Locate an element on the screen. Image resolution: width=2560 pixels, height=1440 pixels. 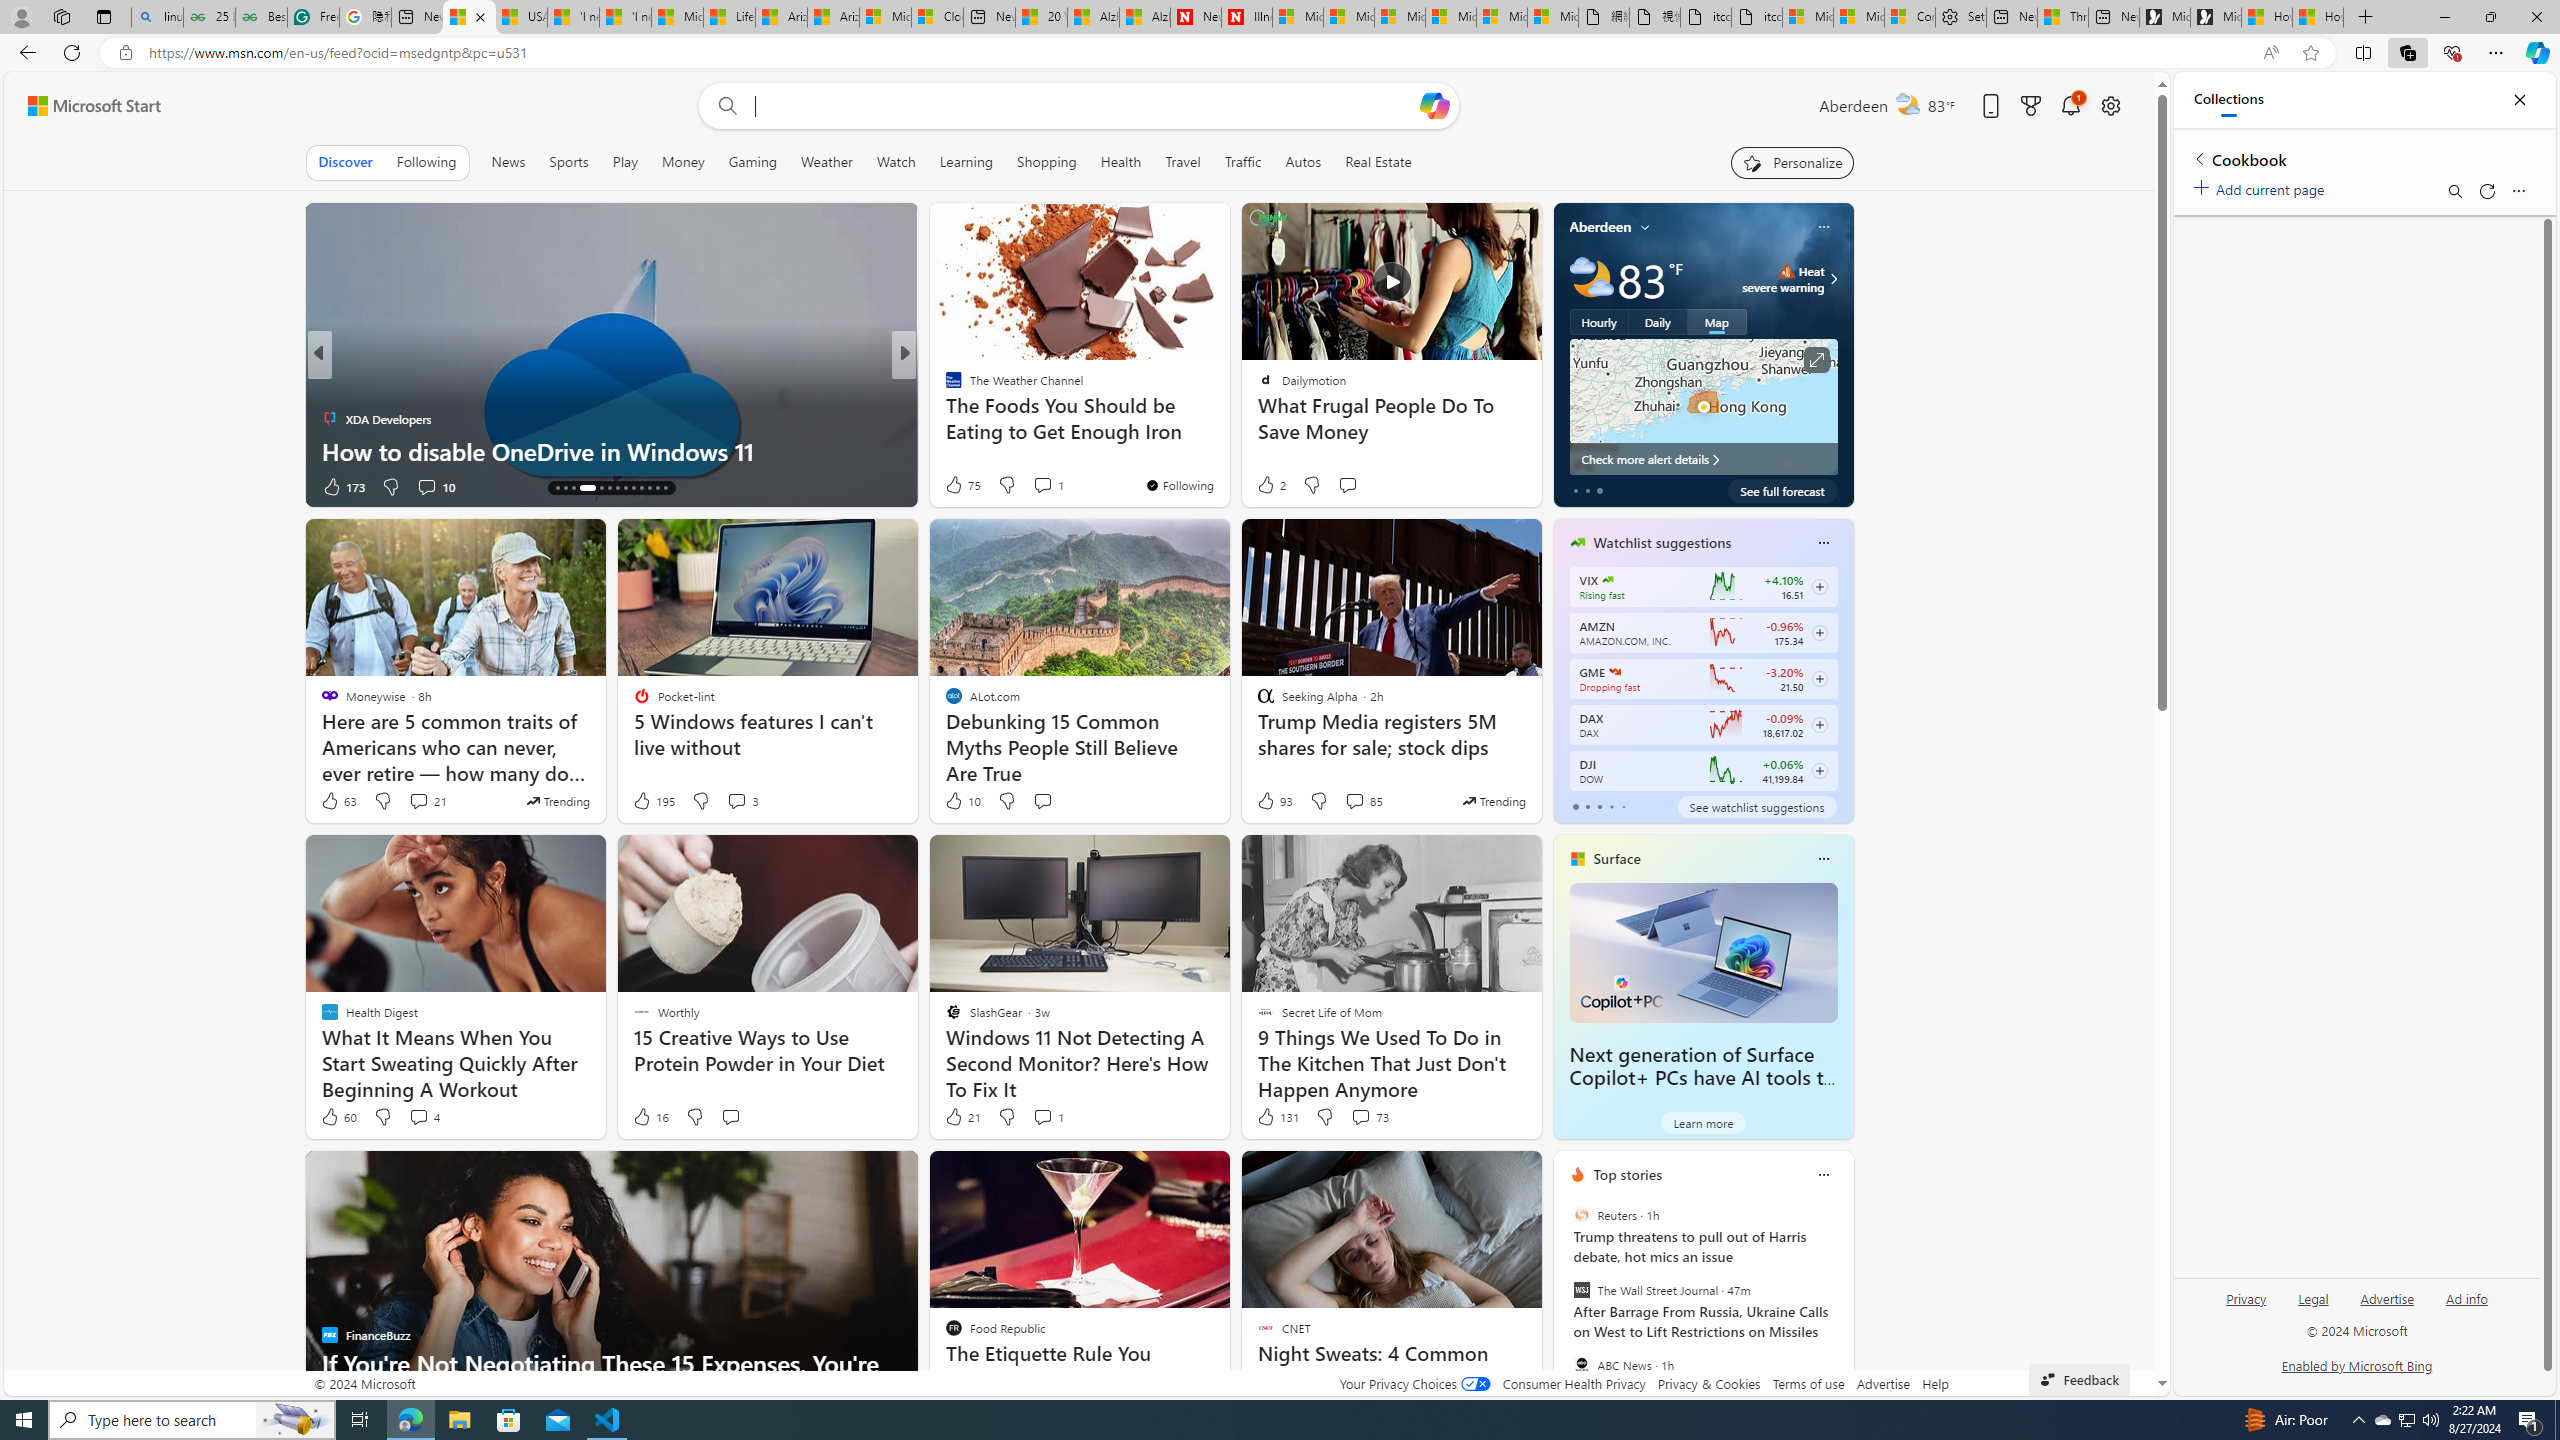
'AutomationID: tab-20' is located at coordinates (615, 487).